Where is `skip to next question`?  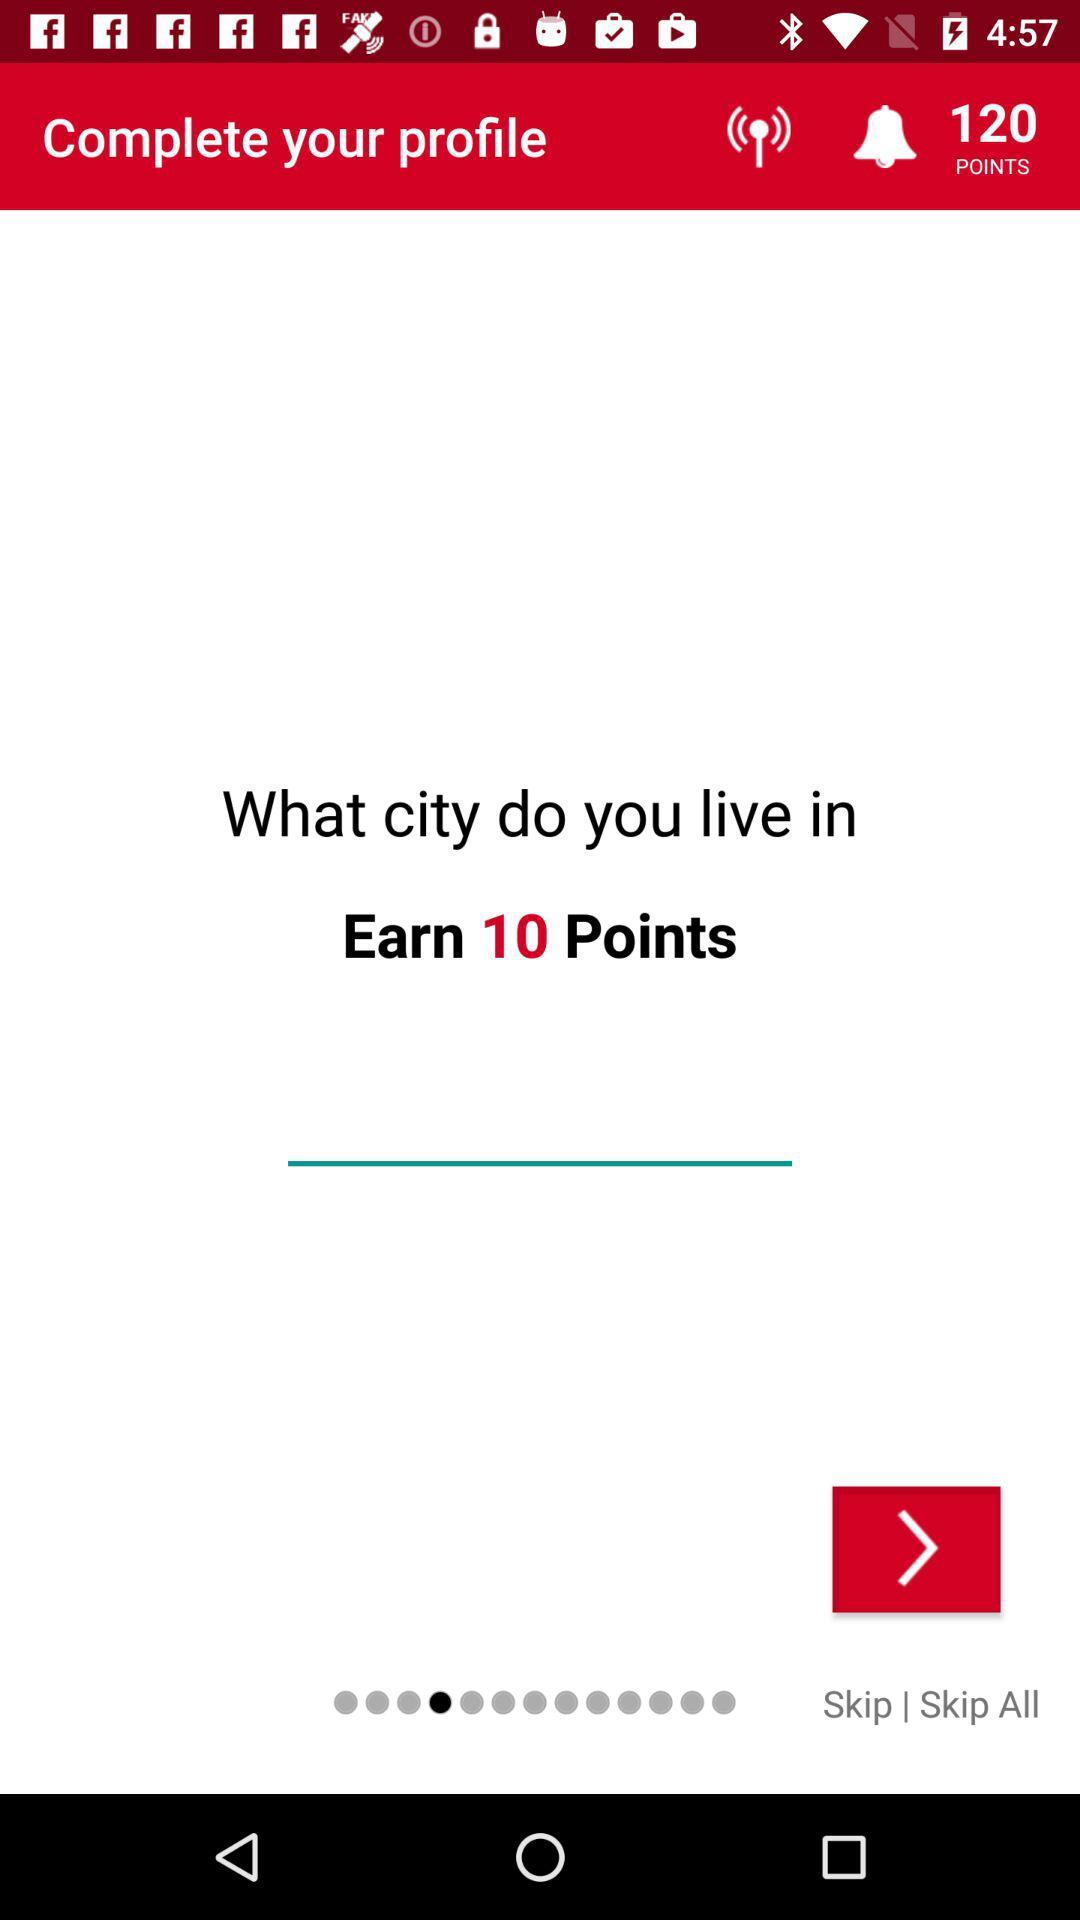
skip to next question is located at coordinates (916, 1548).